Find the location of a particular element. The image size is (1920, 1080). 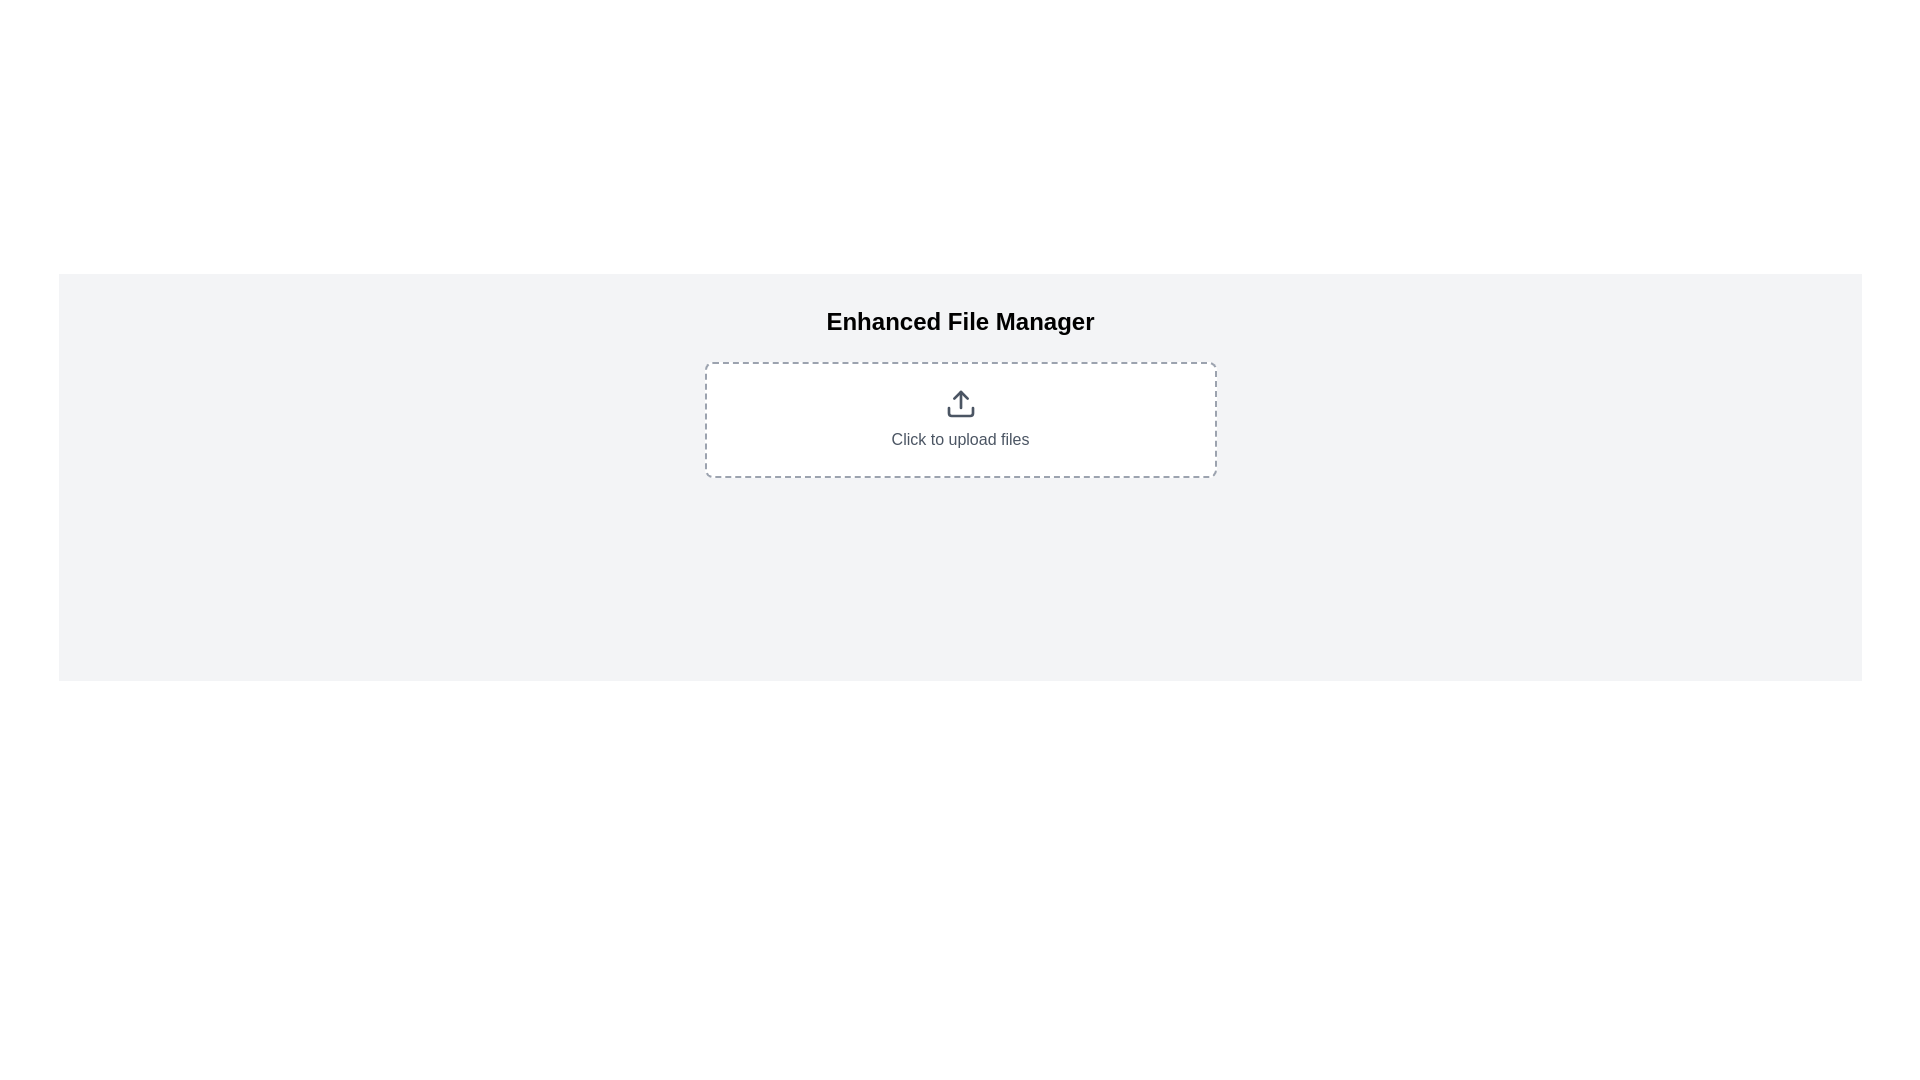

the static text label that displays 'Click to upload files', located below an upload icon within a dashed border card-like UI component is located at coordinates (960, 438).